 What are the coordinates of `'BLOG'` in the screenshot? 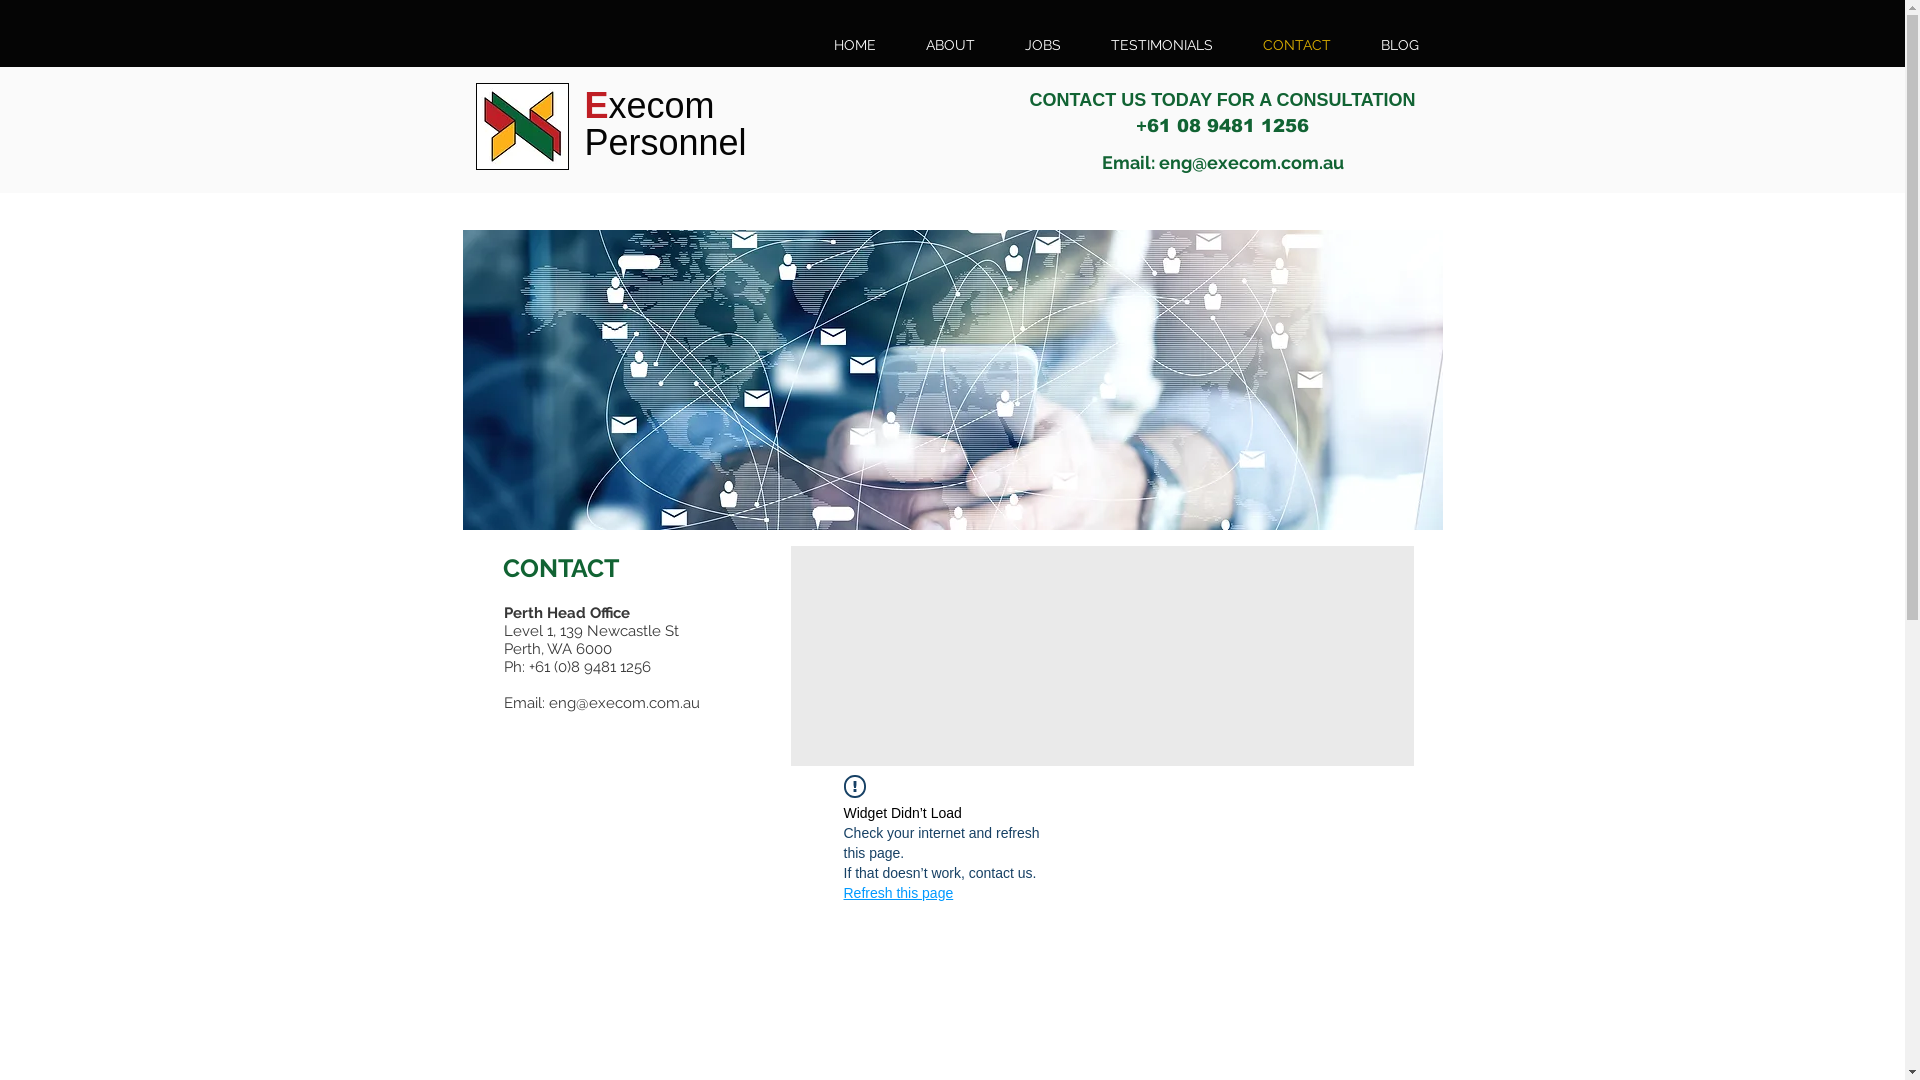 It's located at (1399, 45).